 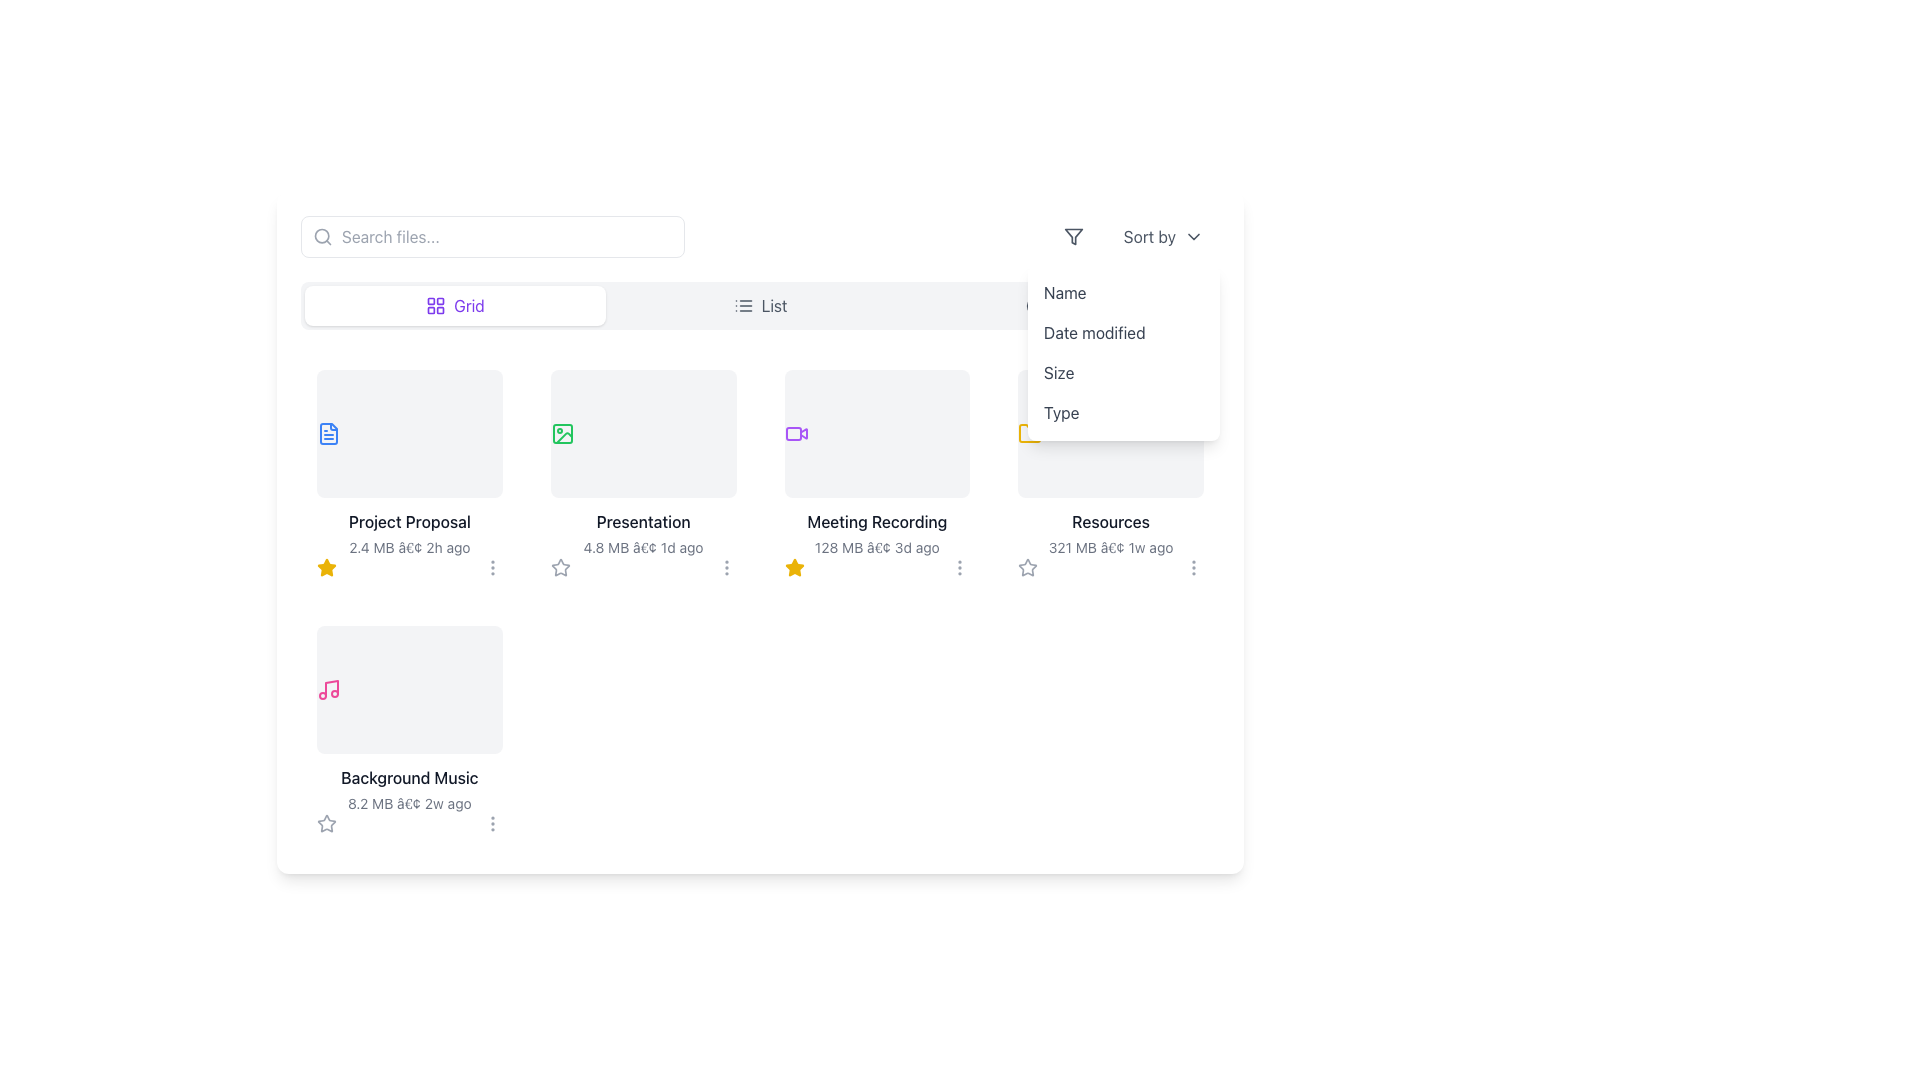 What do you see at coordinates (408, 777) in the screenshot?
I see `the text label that serves as a title for the file represented in the file management area, located below the musical note icon and above the details text '8.2 MB • 2w ago'` at bounding box center [408, 777].